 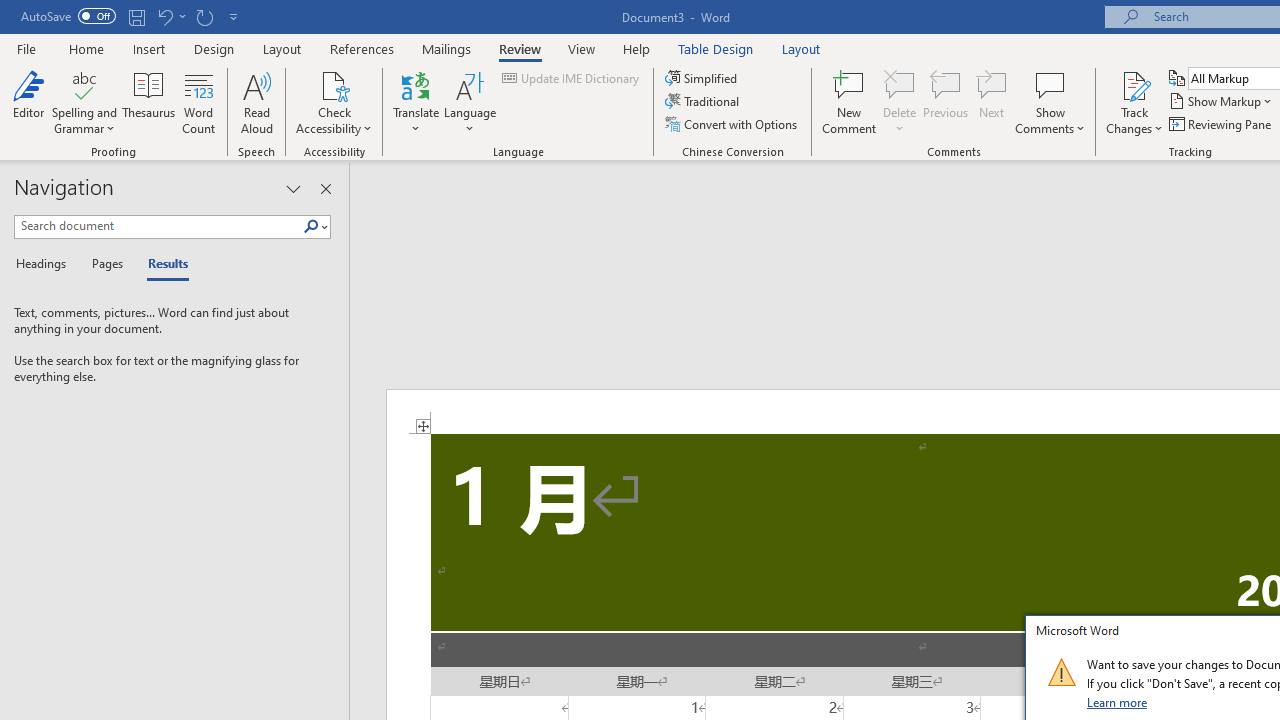 I want to click on 'Undo Apply Quick Style', so click(x=170, y=16).